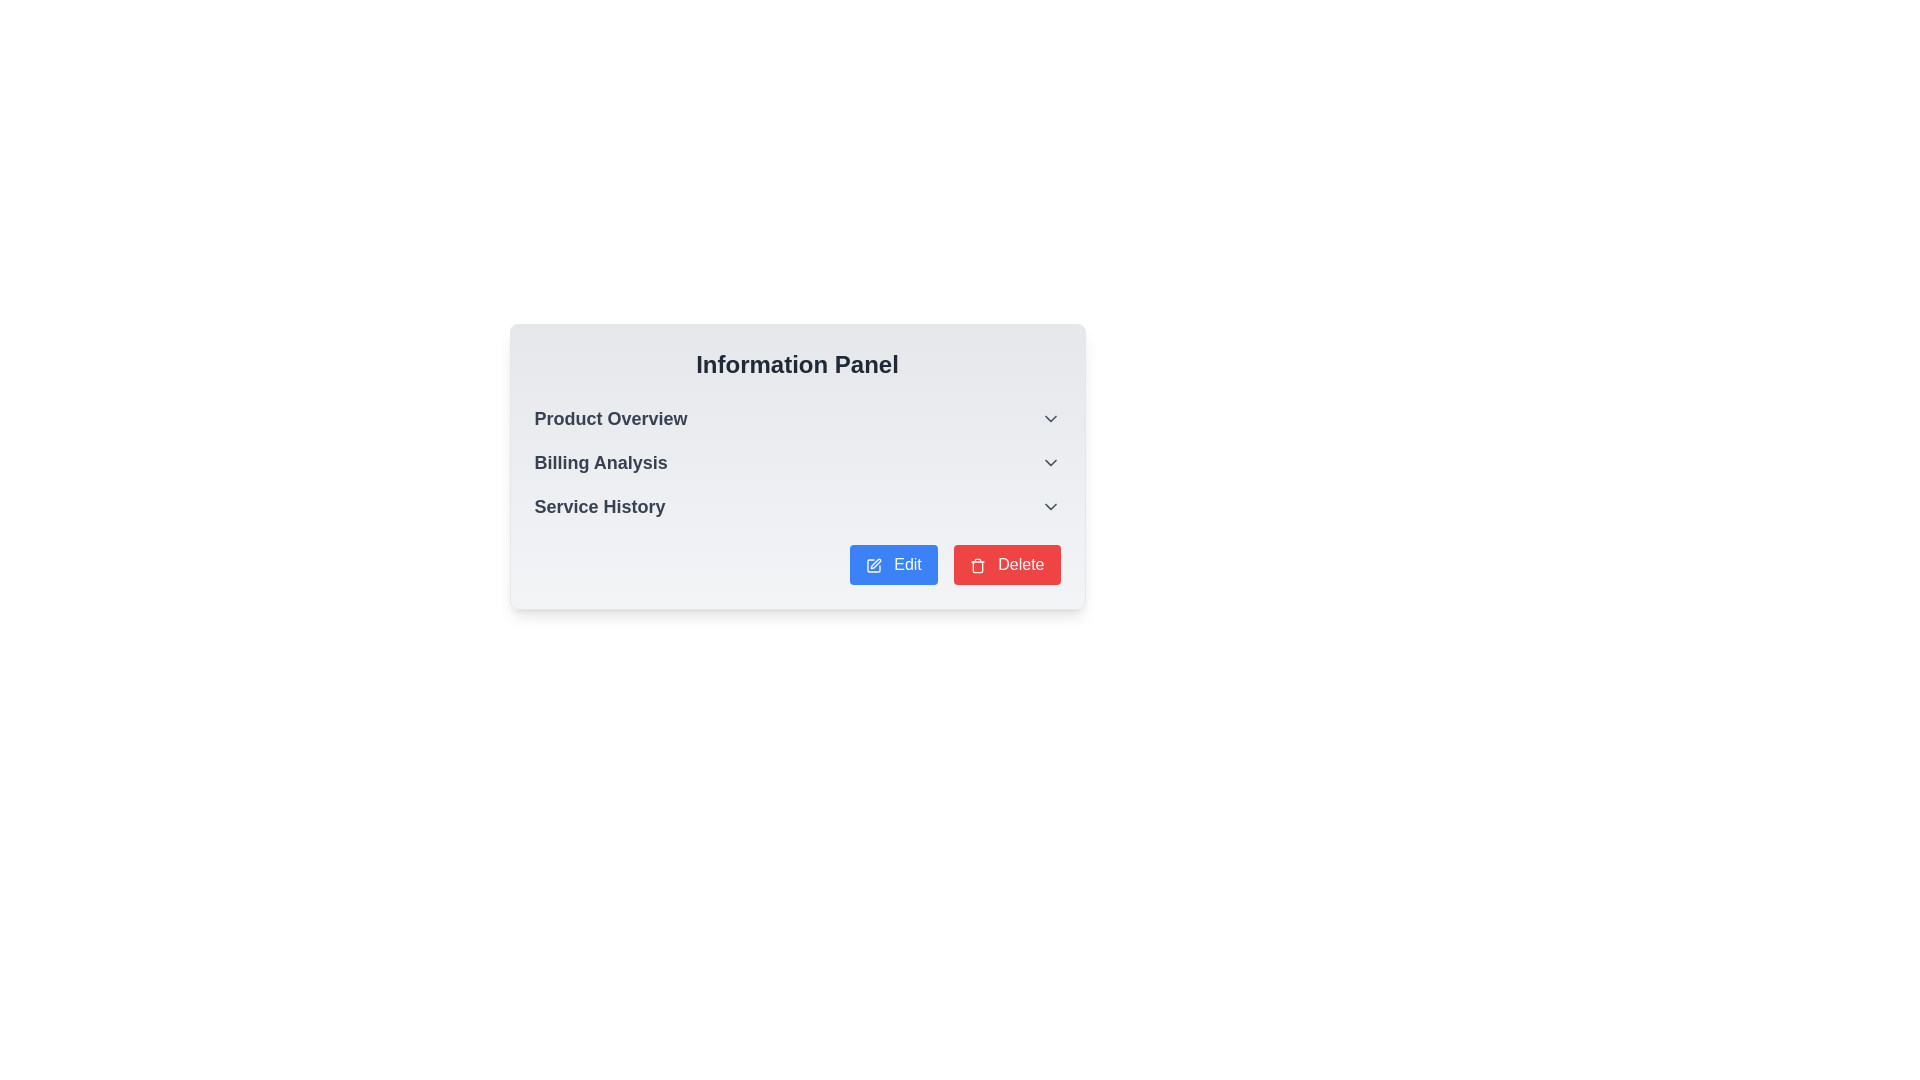 The width and height of the screenshot is (1920, 1080). What do you see at coordinates (1049, 505) in the screenshot?
I see `the Icon button located to the right of the 'Service History' text in the 'Information Panel' section to indicate interactivity` at bounding box center [1049, 505].